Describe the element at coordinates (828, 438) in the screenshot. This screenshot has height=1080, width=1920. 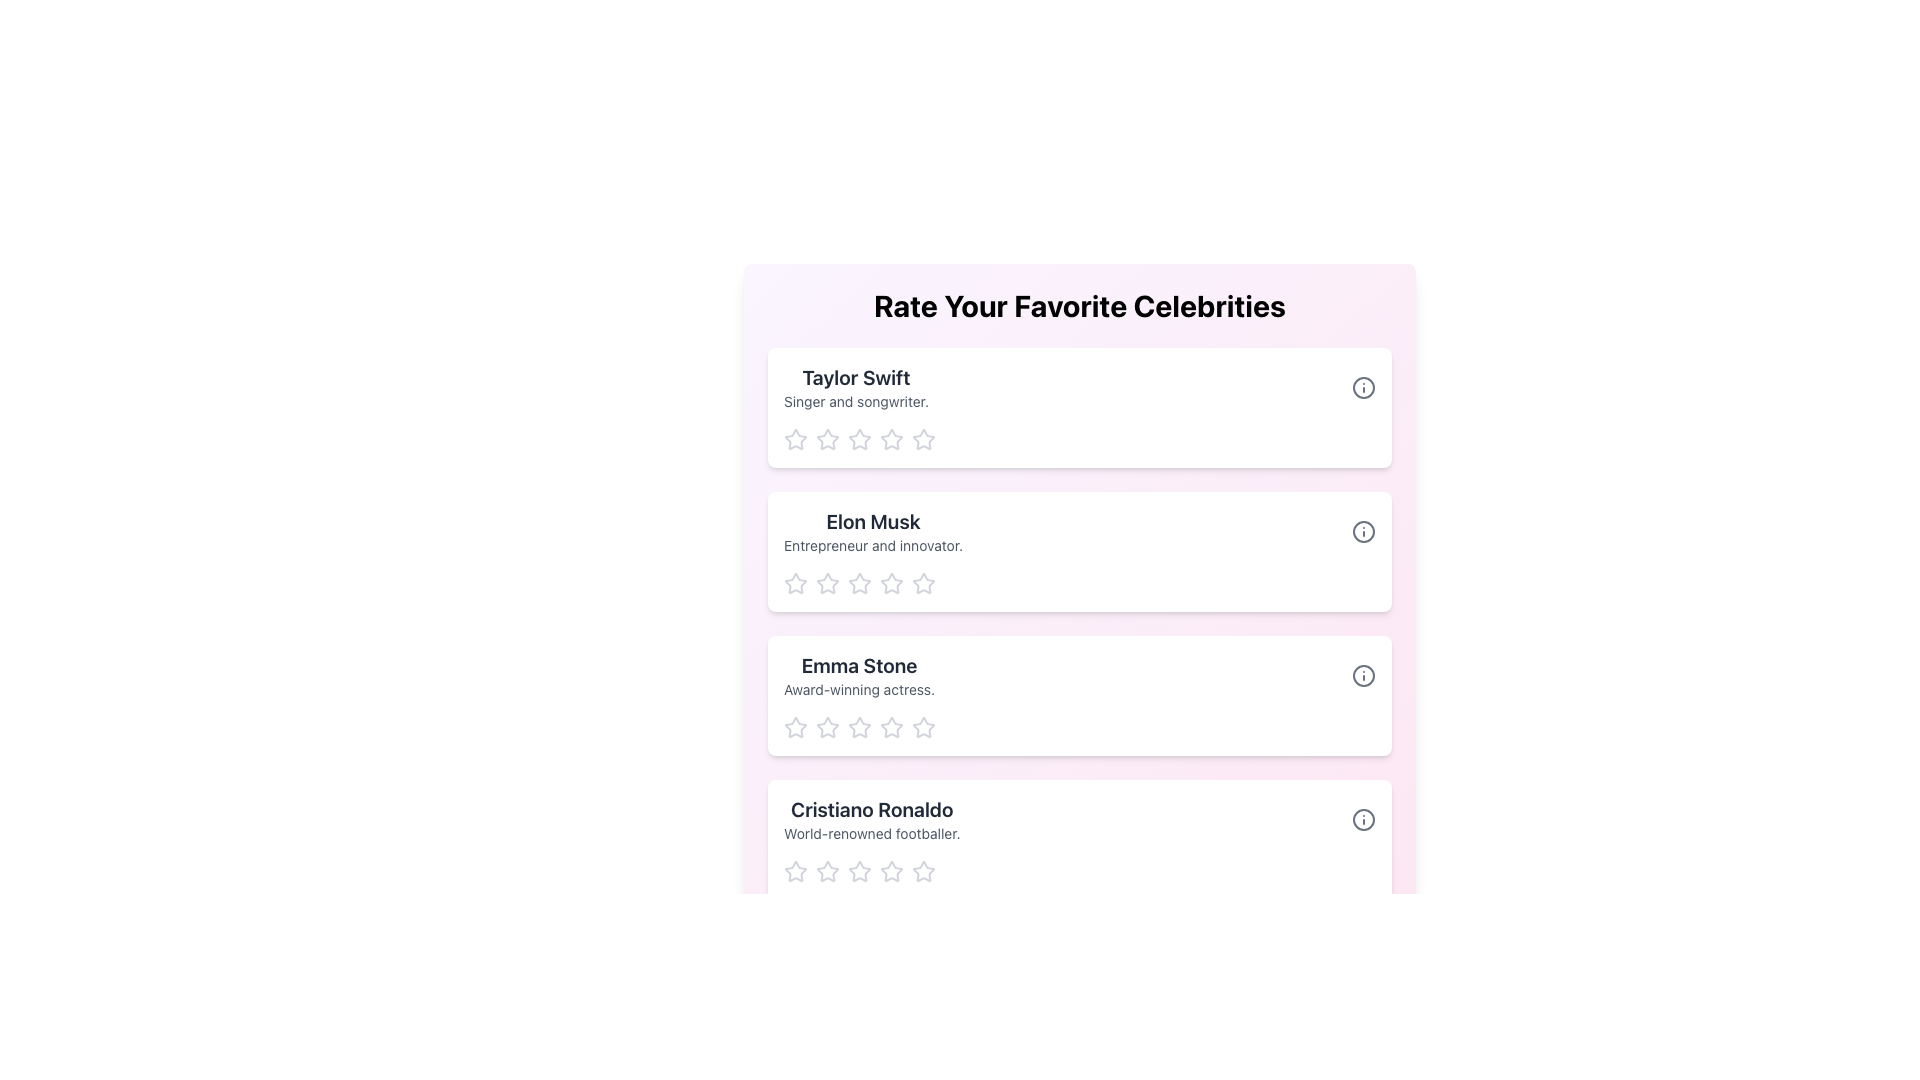
I see `the first star-shaped outline icon` at that location.